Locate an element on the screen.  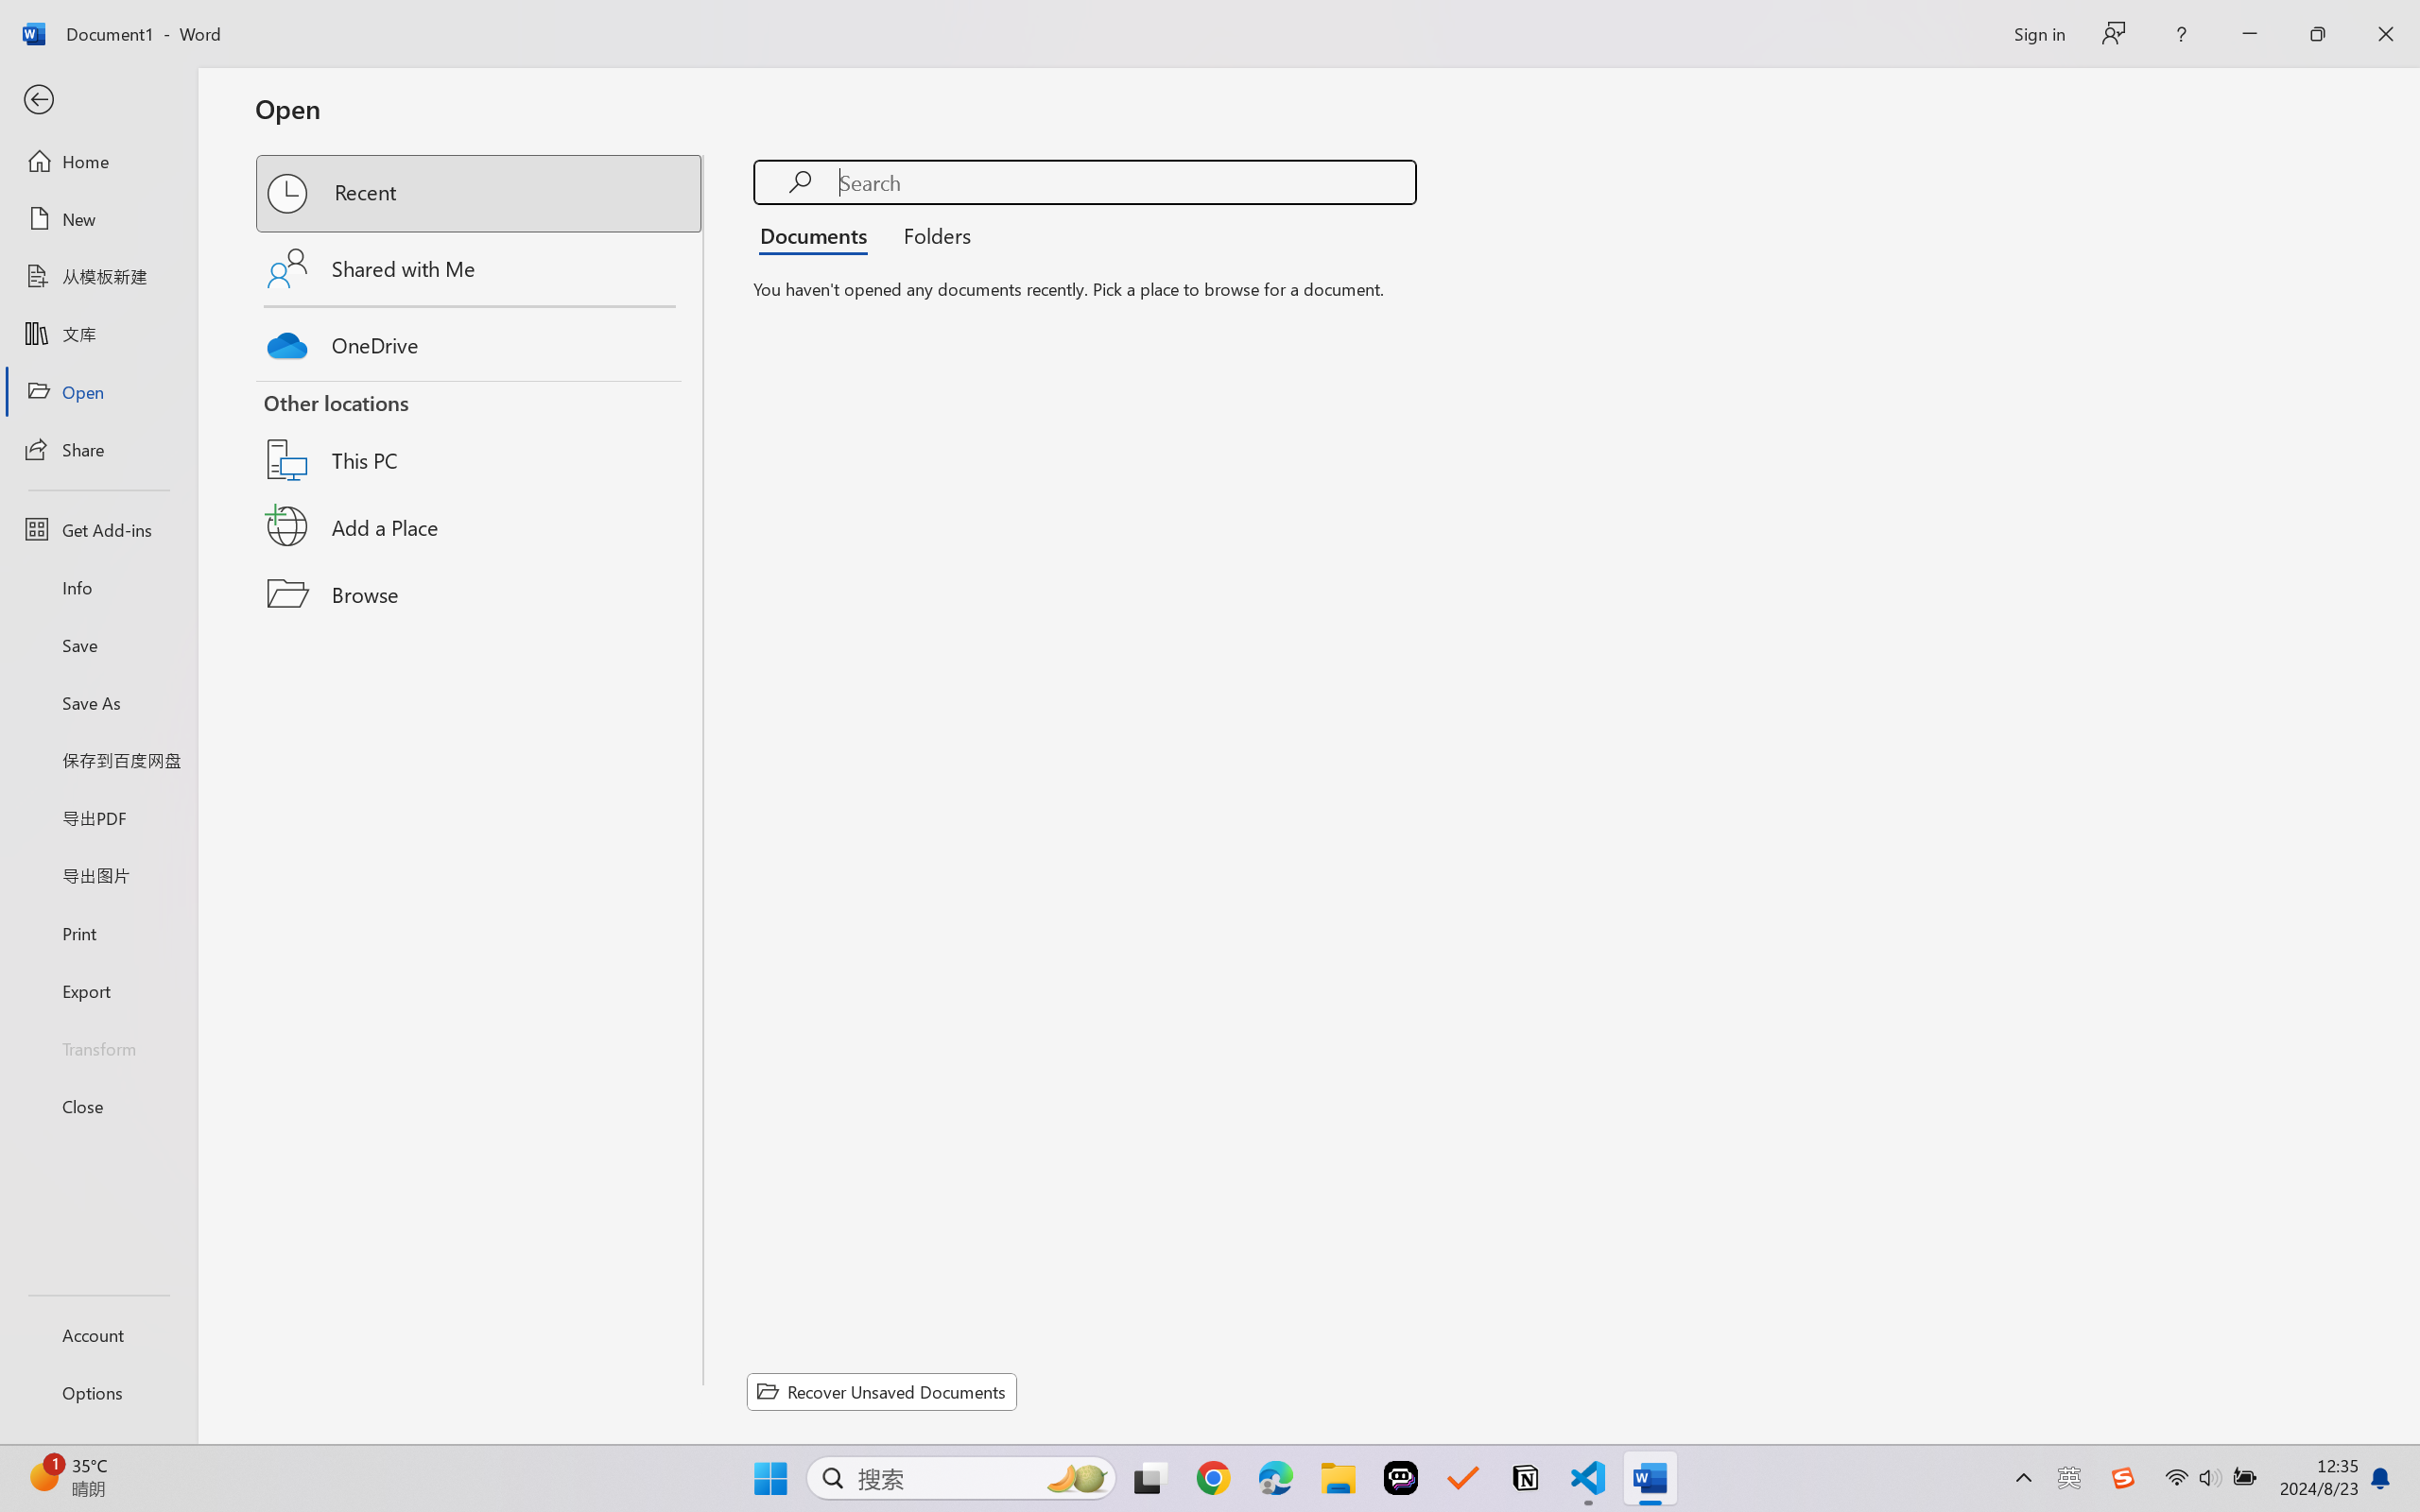
'Folders' is located at coordinates (931, 233).